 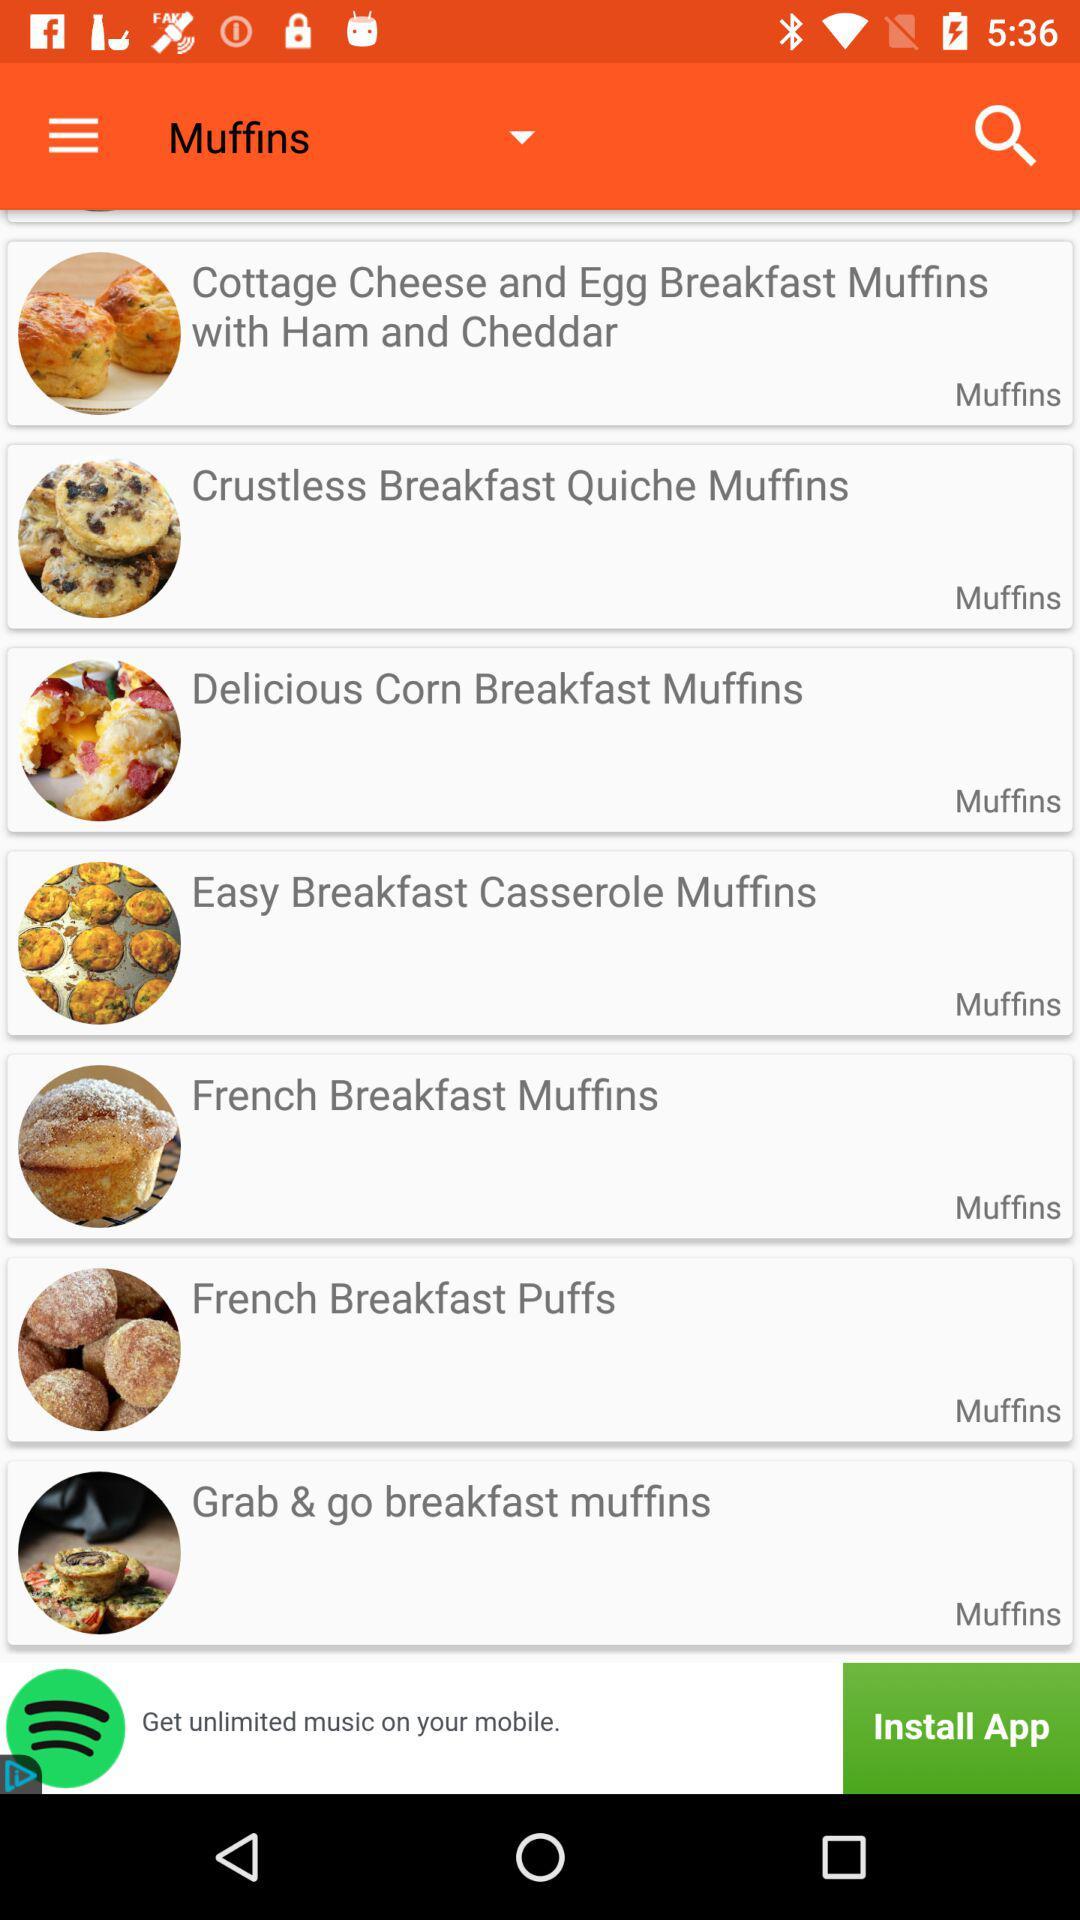 What do you see at coordinates (540, 1727) in the screenshot?
I see `advertisement button` at bounding box center [540, 1727].